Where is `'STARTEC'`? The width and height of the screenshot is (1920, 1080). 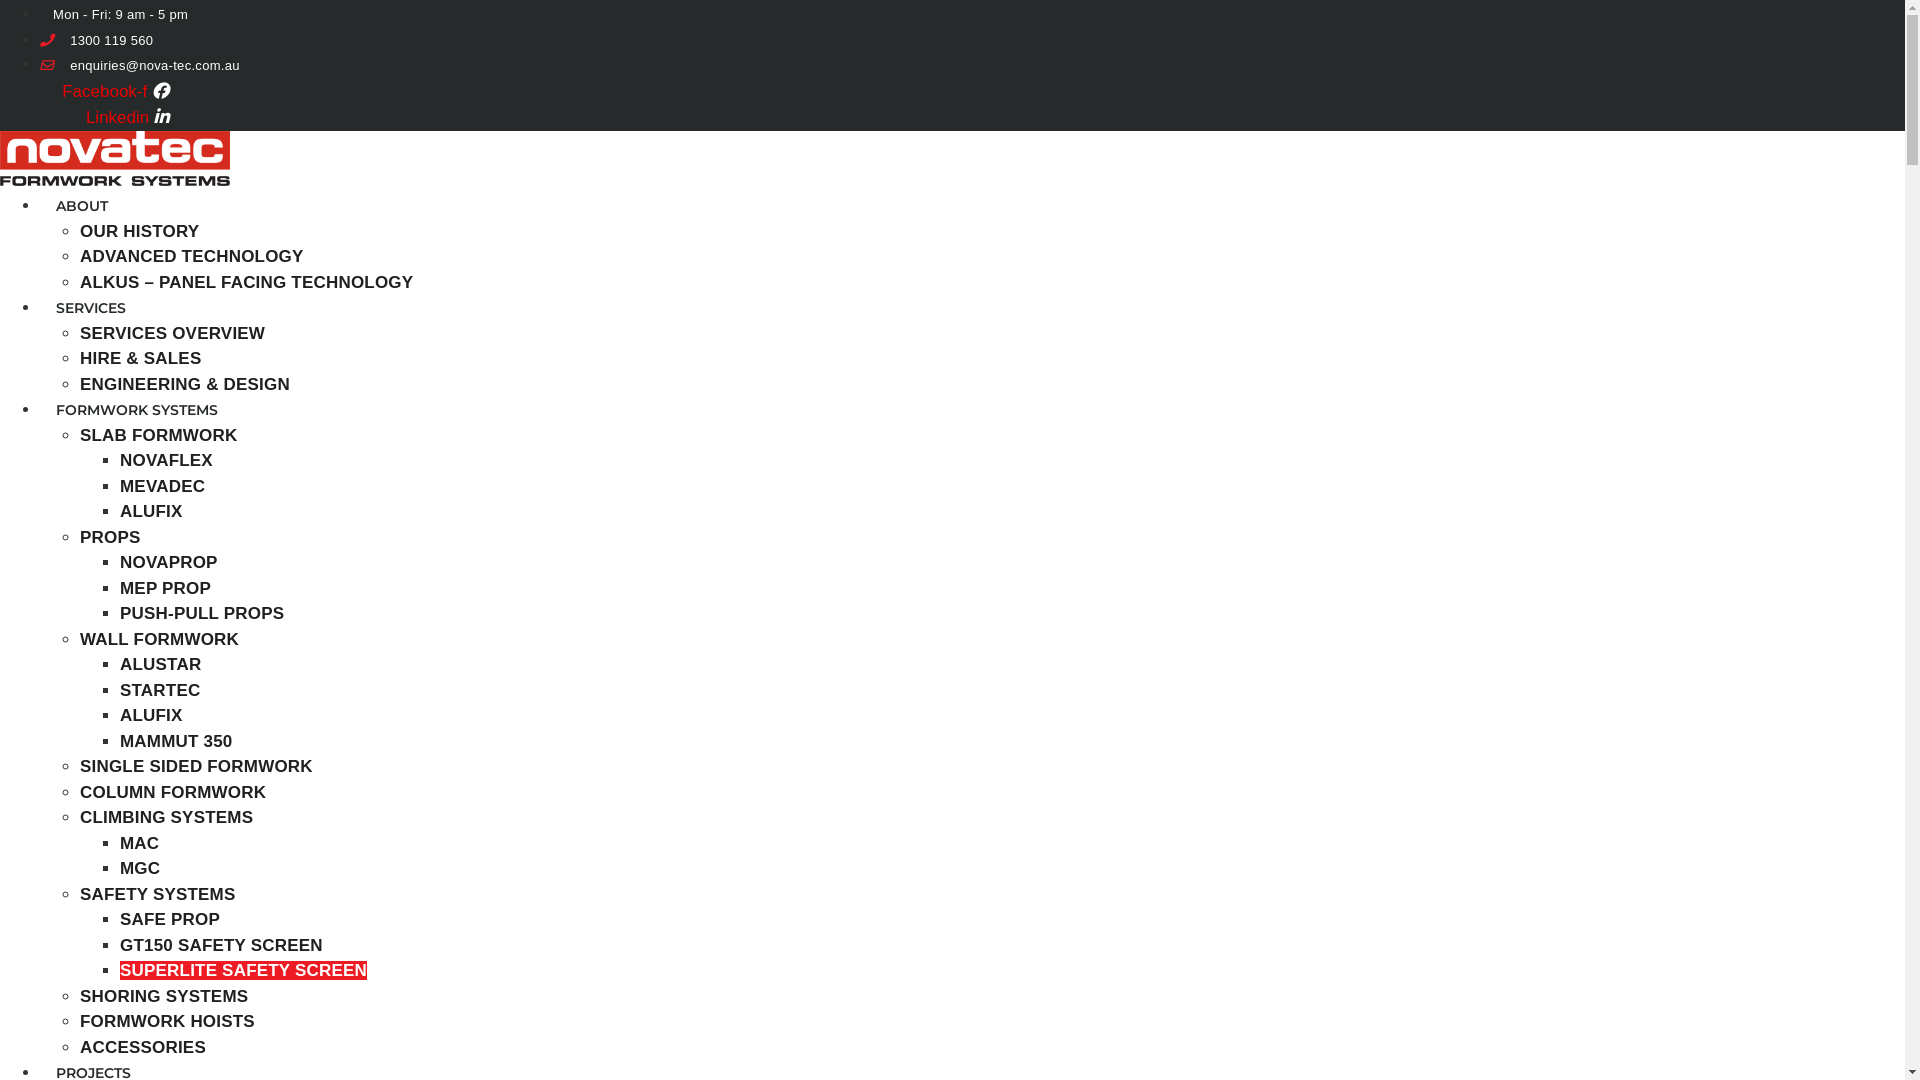 'STARTEC' is located at coordinates (158, 689).